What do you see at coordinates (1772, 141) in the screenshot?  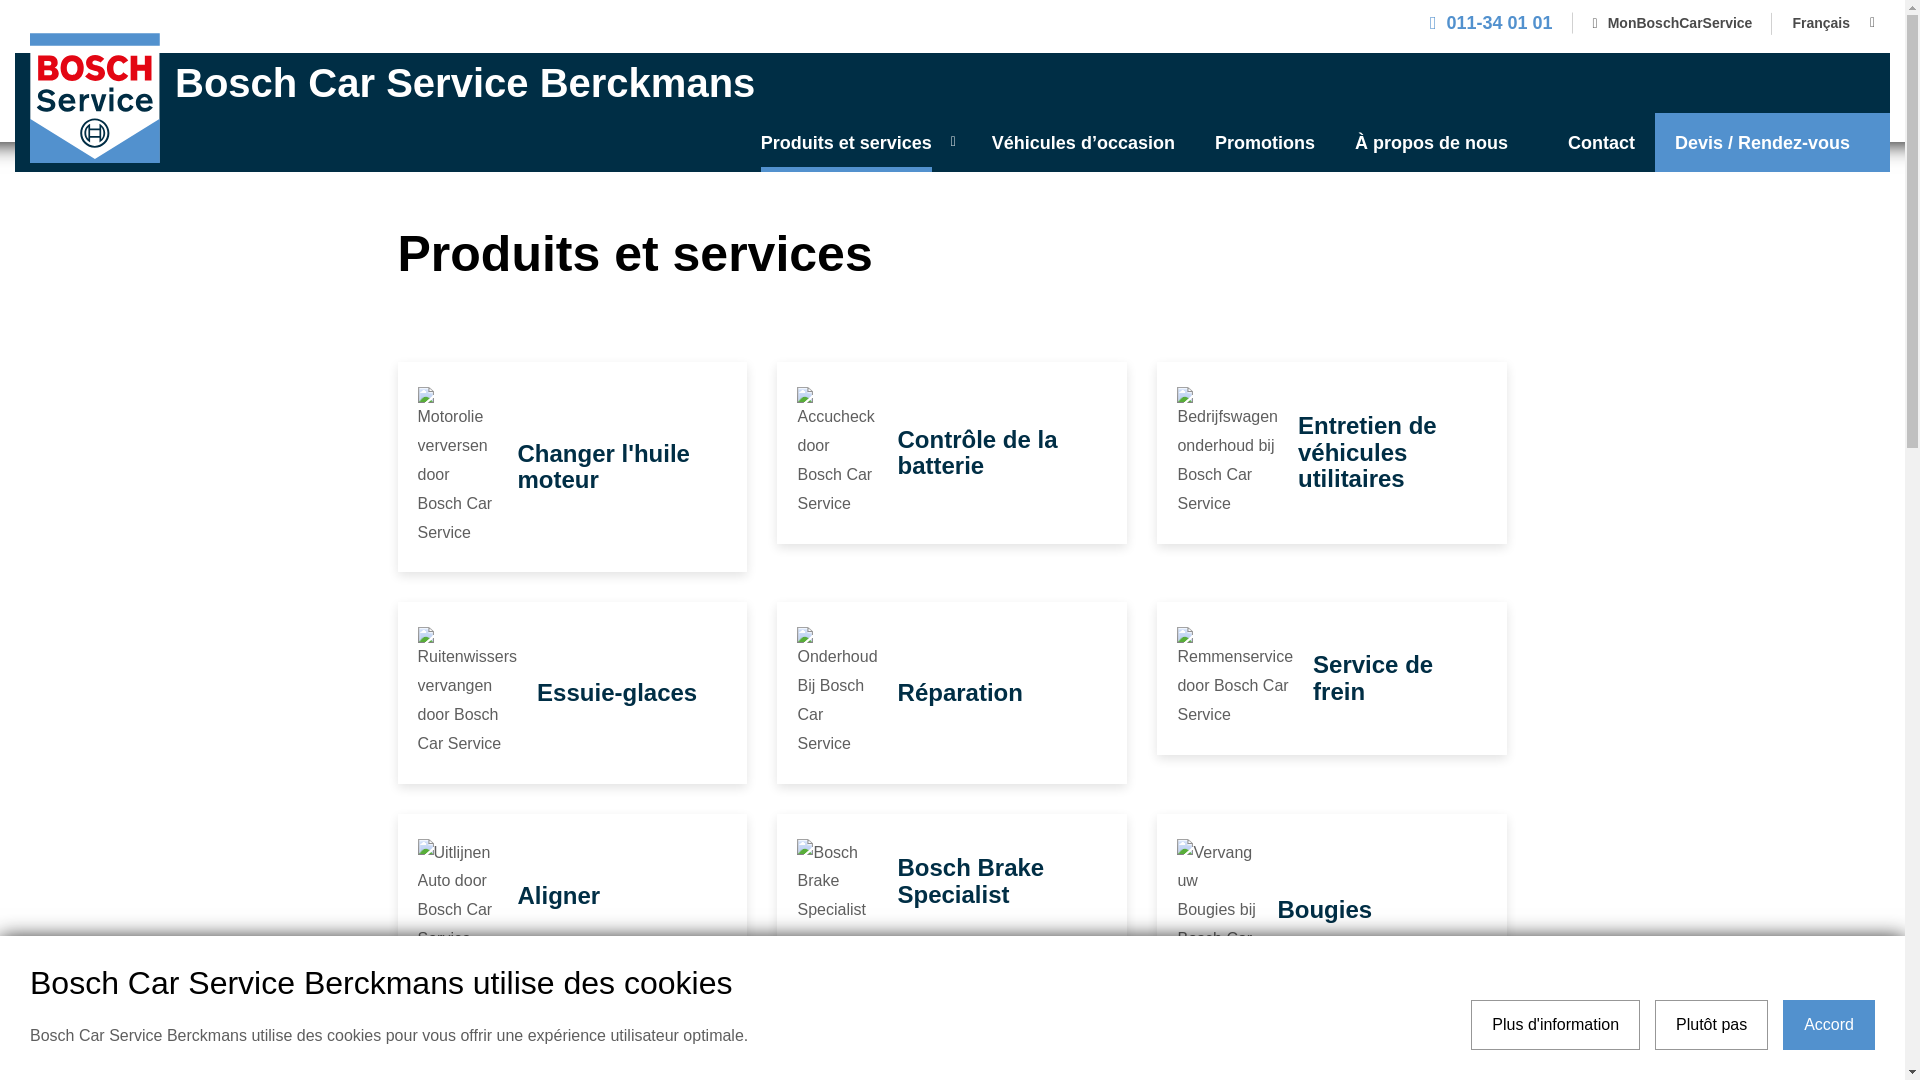 I see `'Devis / Rendez-vous'` at bounding box center [1772, 141].